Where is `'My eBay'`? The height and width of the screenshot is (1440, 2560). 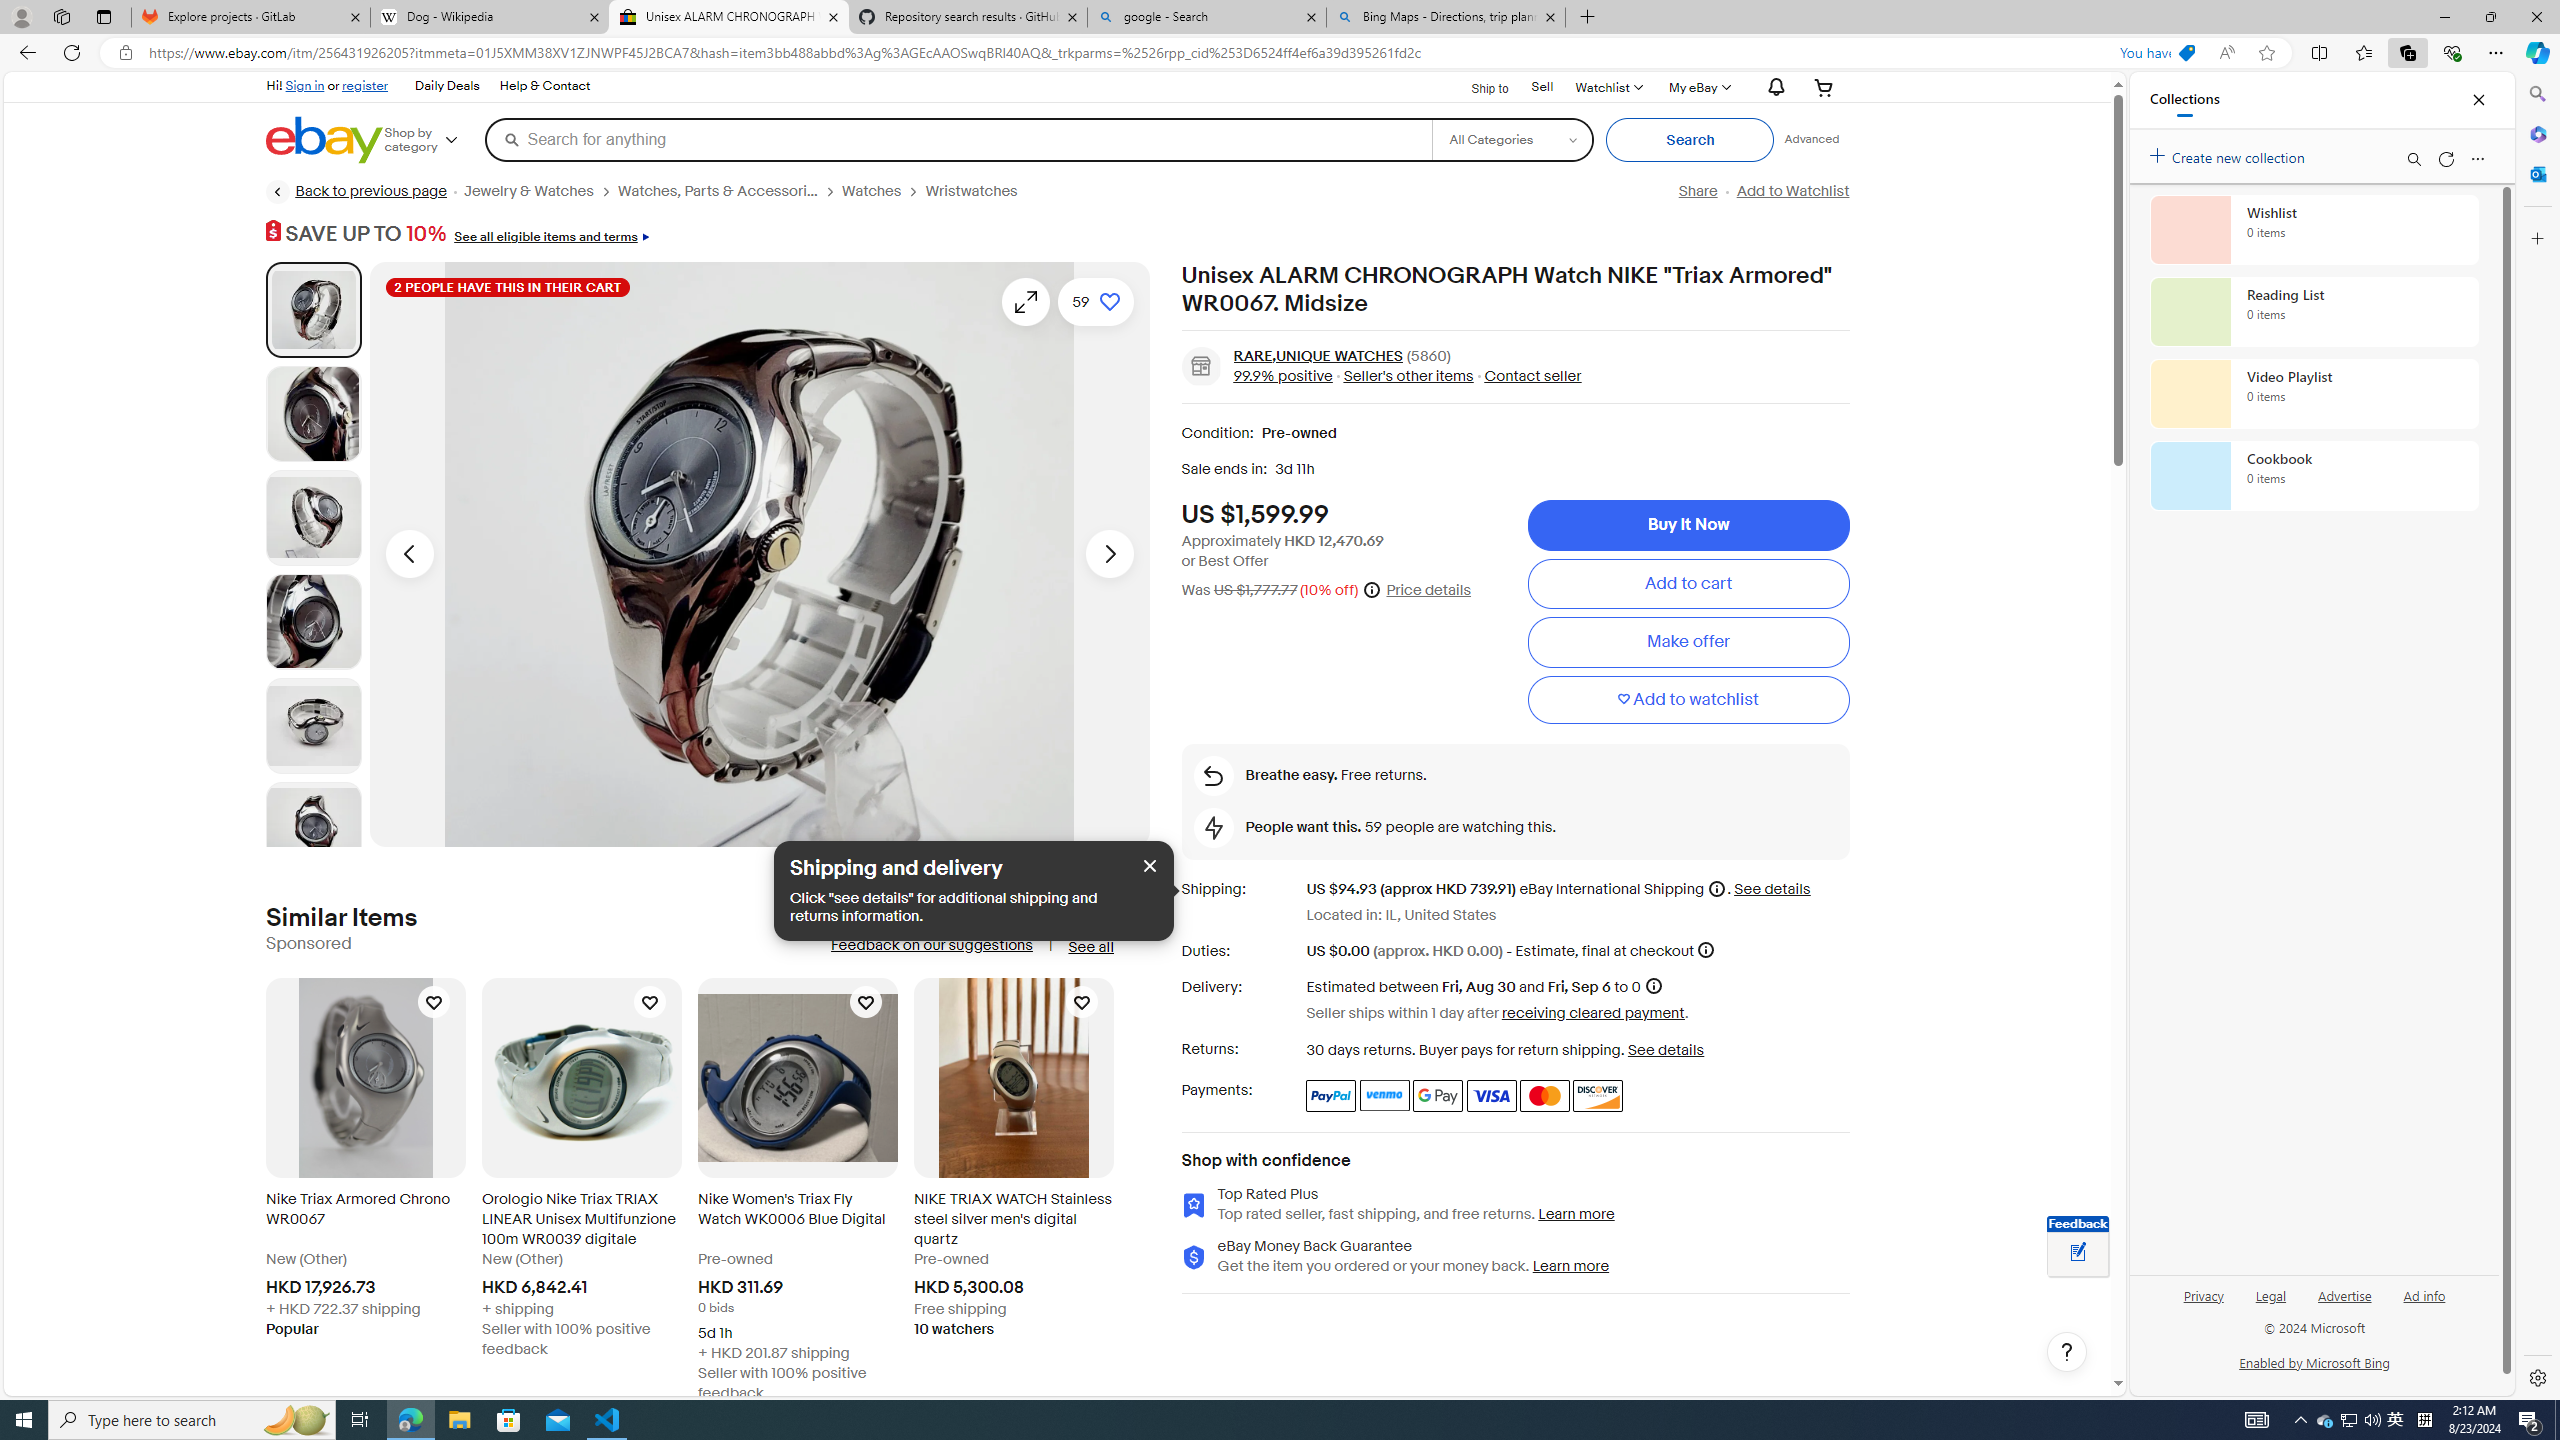
'My eBay' is located at coordinates (1697, 87).